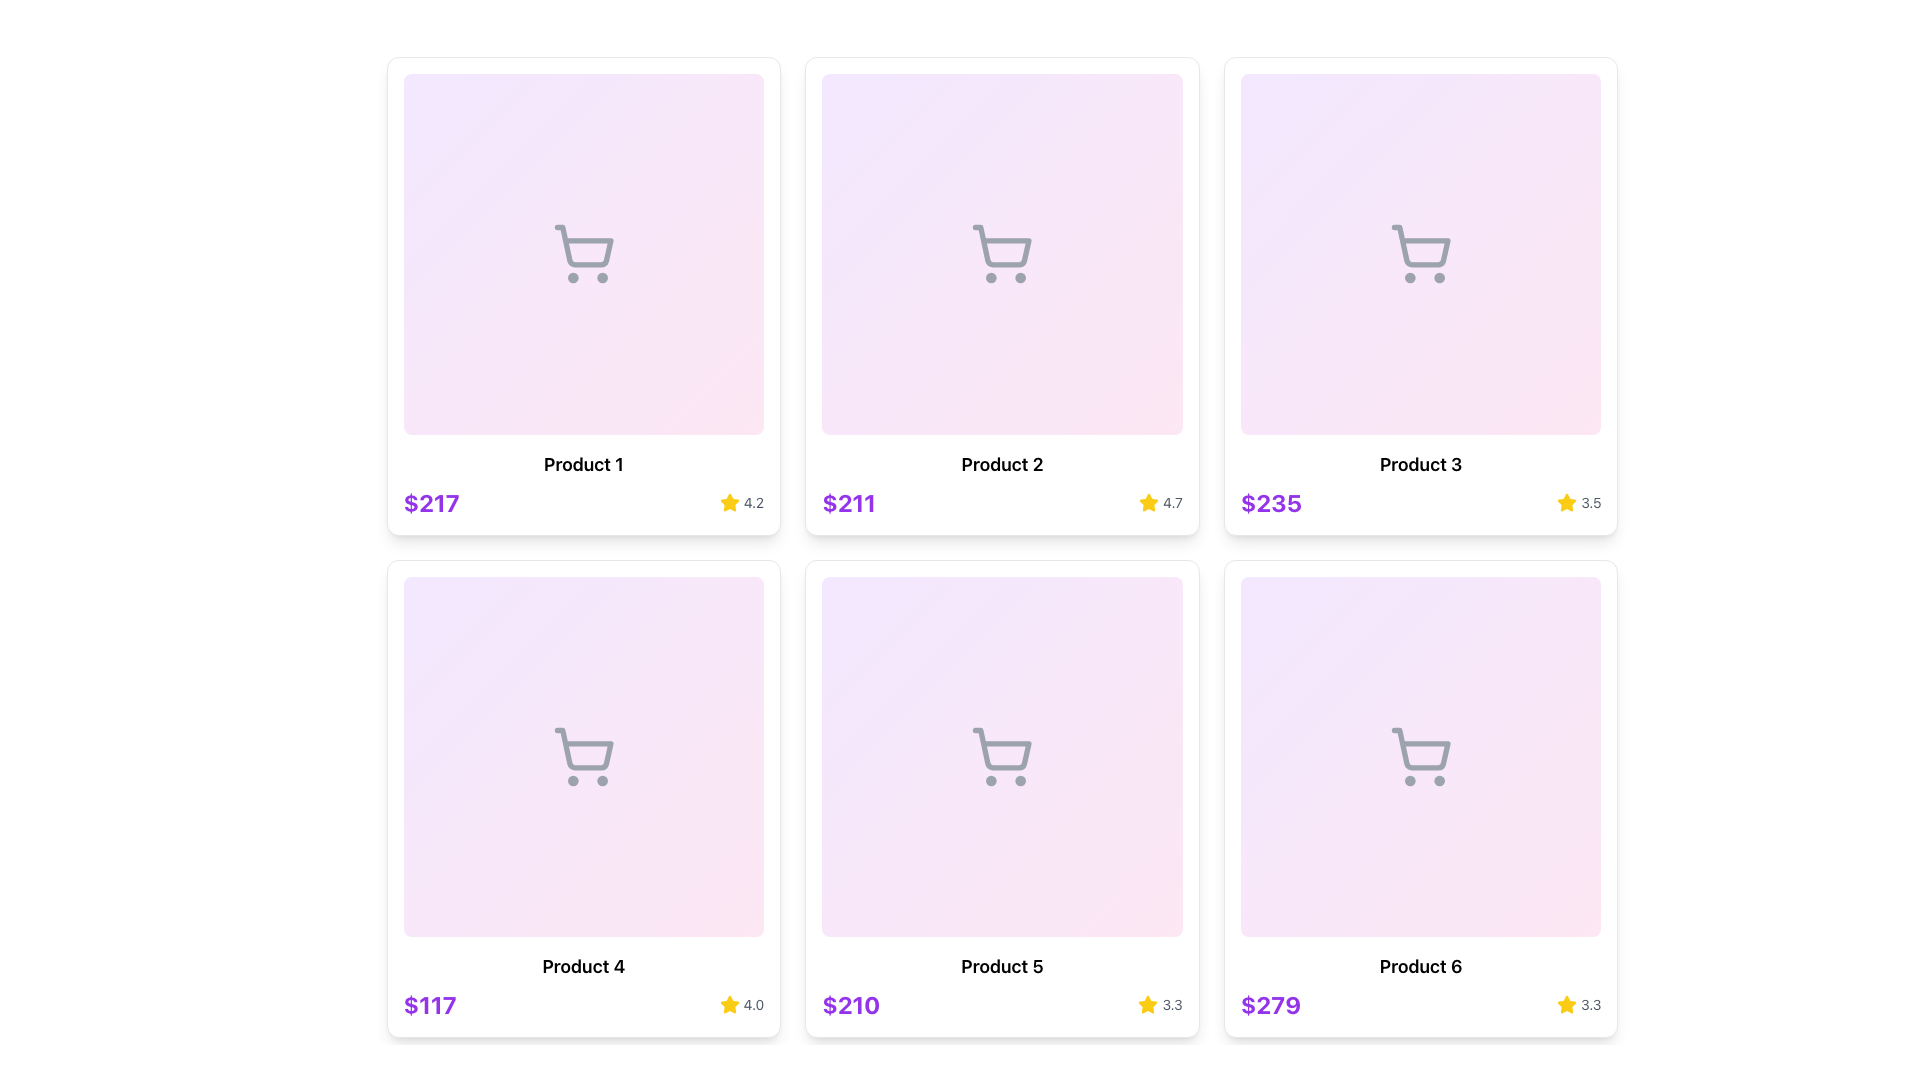 This screenshot has width=1920, height=1080. Describe the element at coordinates (849, 501) in the screenshot. I see `bold purple text labeled '$211' displayed in the bottom section of the product information card for 'Product 2' in the second column of the first row` at that location.